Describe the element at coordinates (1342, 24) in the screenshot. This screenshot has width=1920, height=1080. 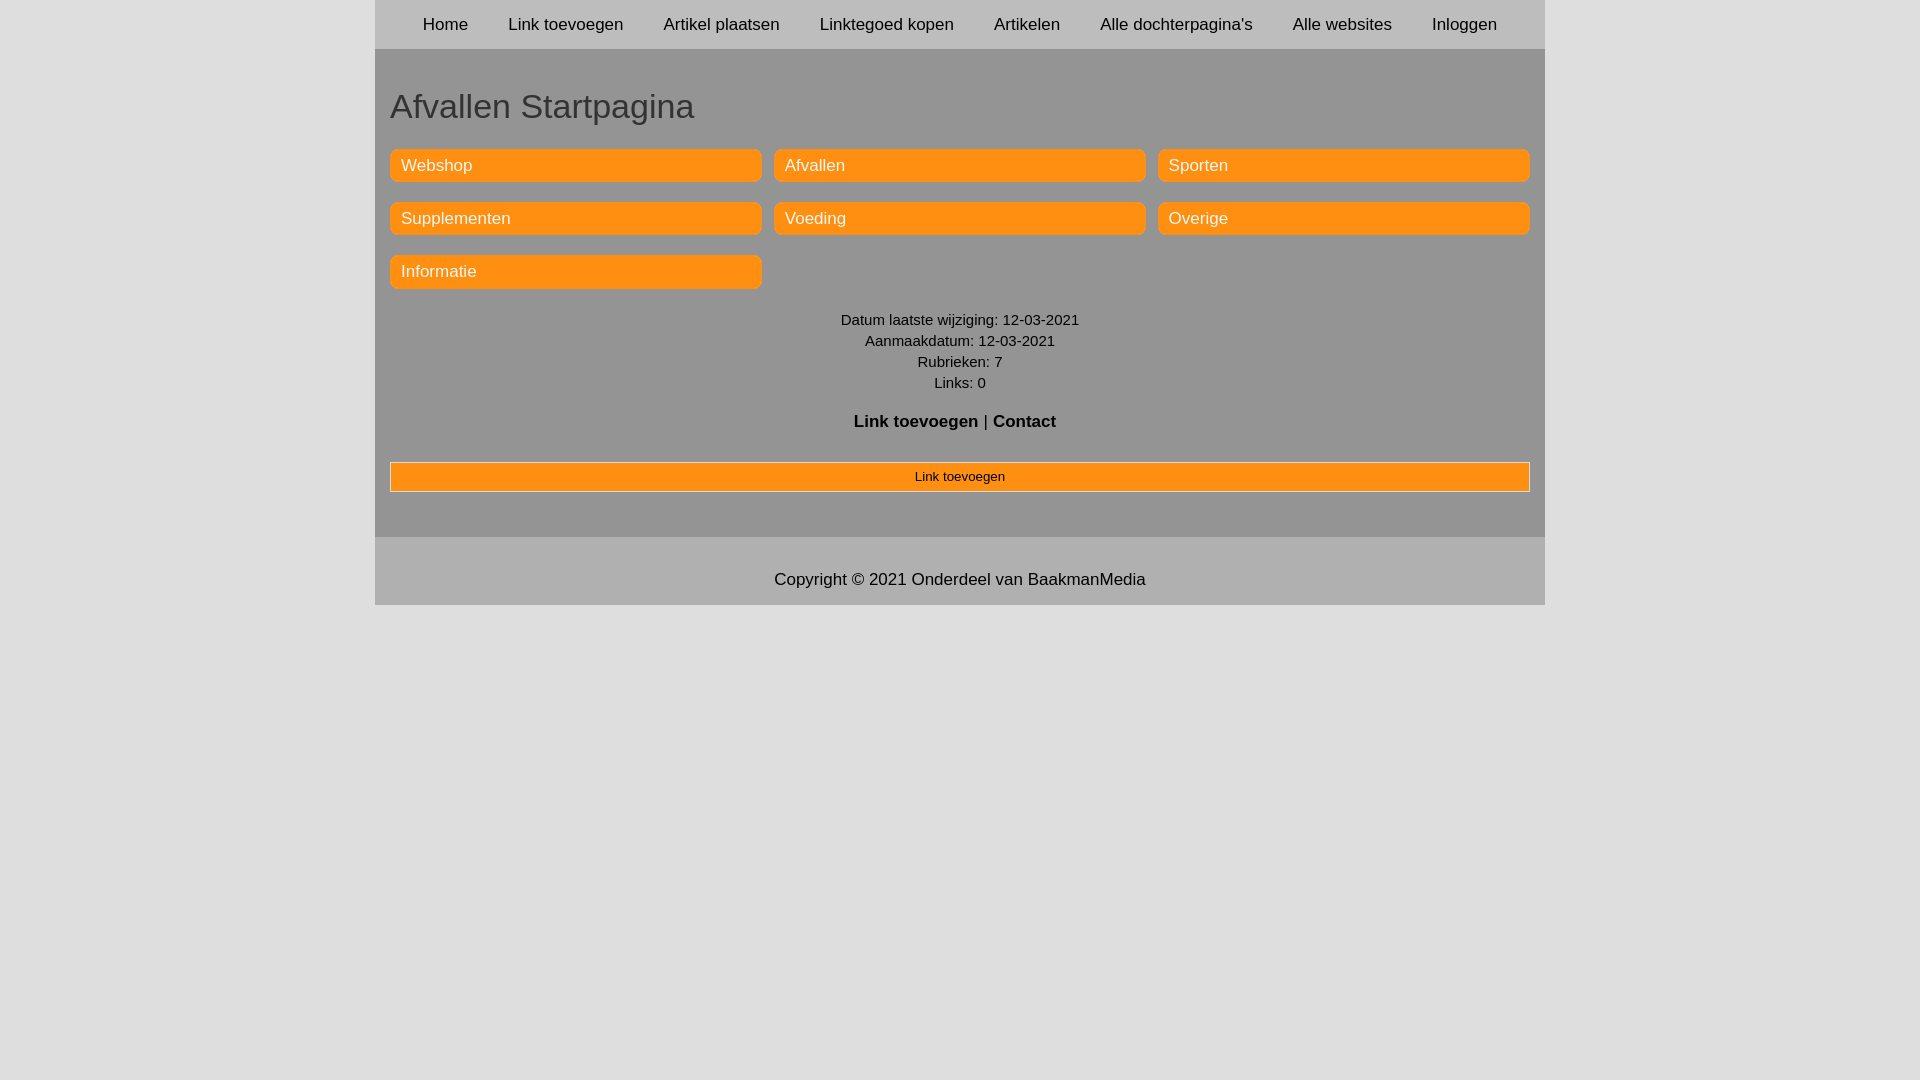
I see `'Alle websites'` at that location.